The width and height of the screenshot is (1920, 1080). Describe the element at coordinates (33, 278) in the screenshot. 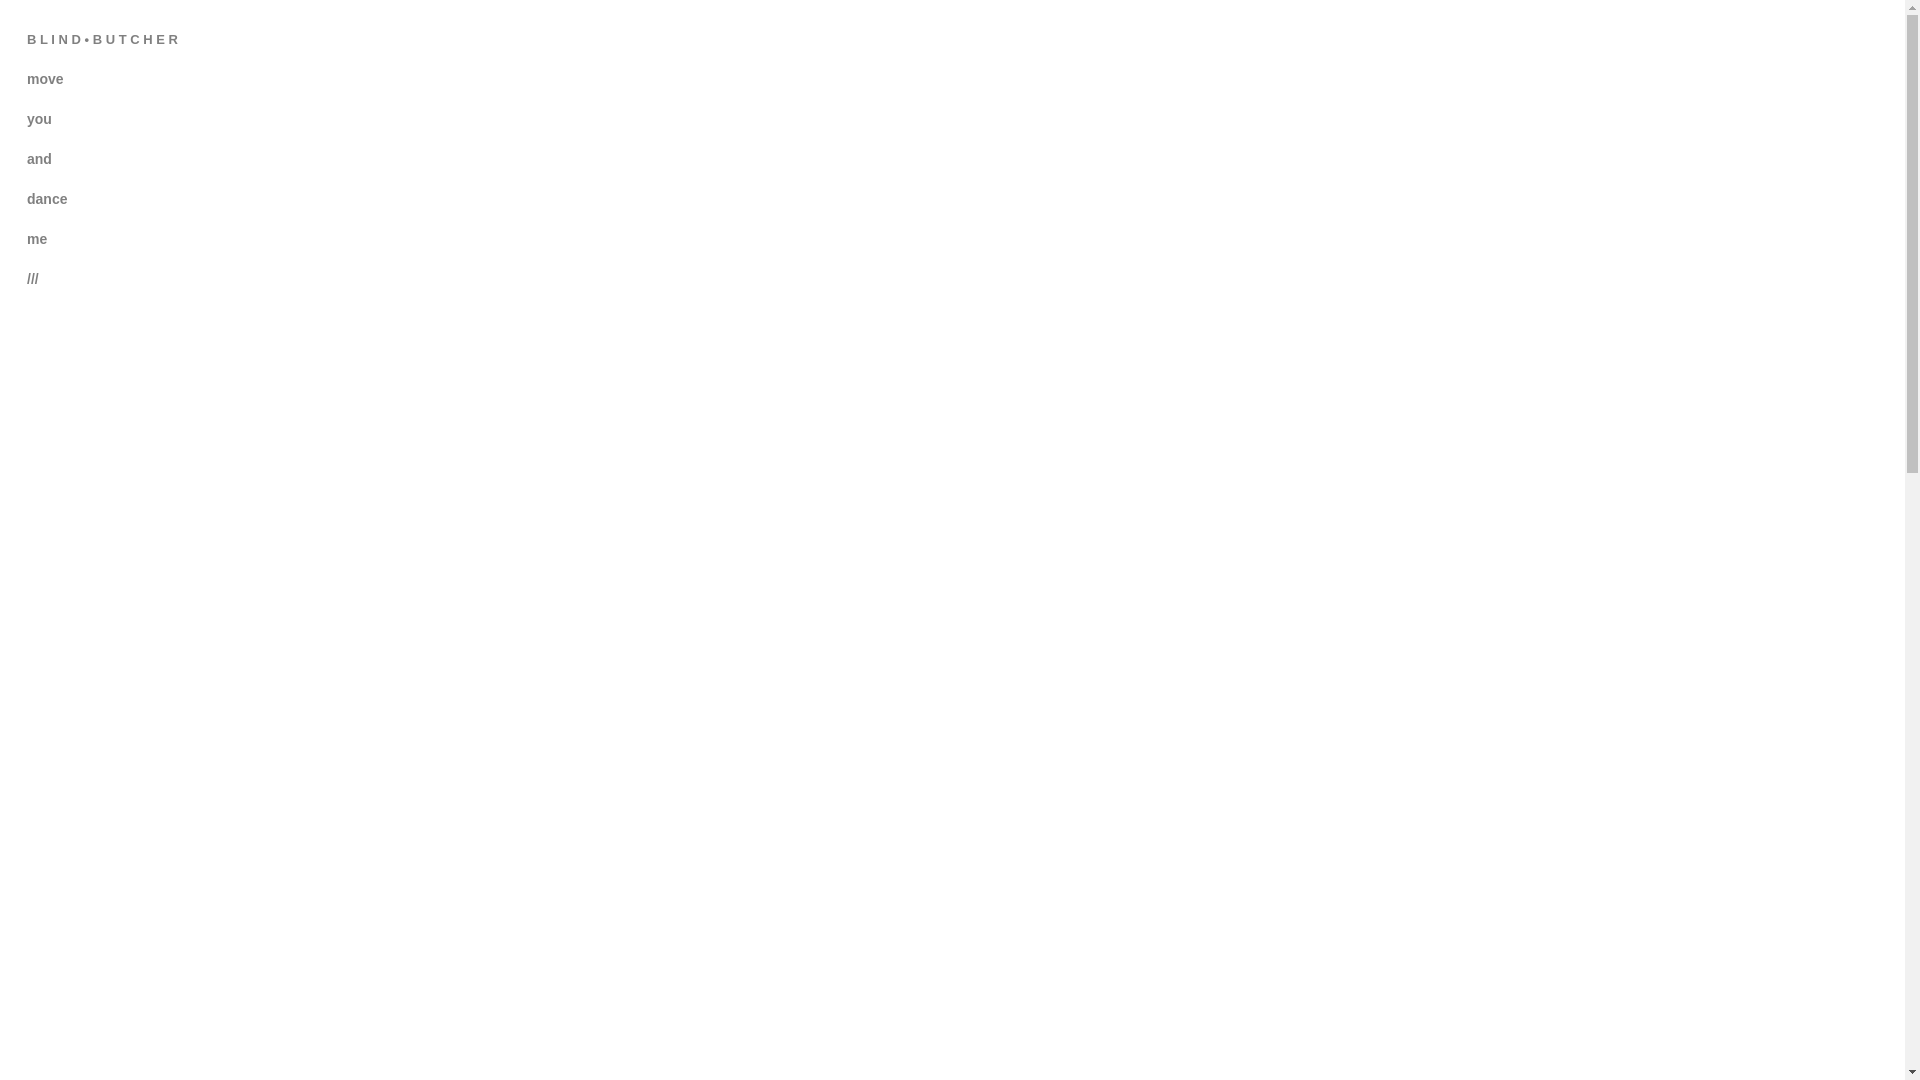

I see `'///'` at that location.